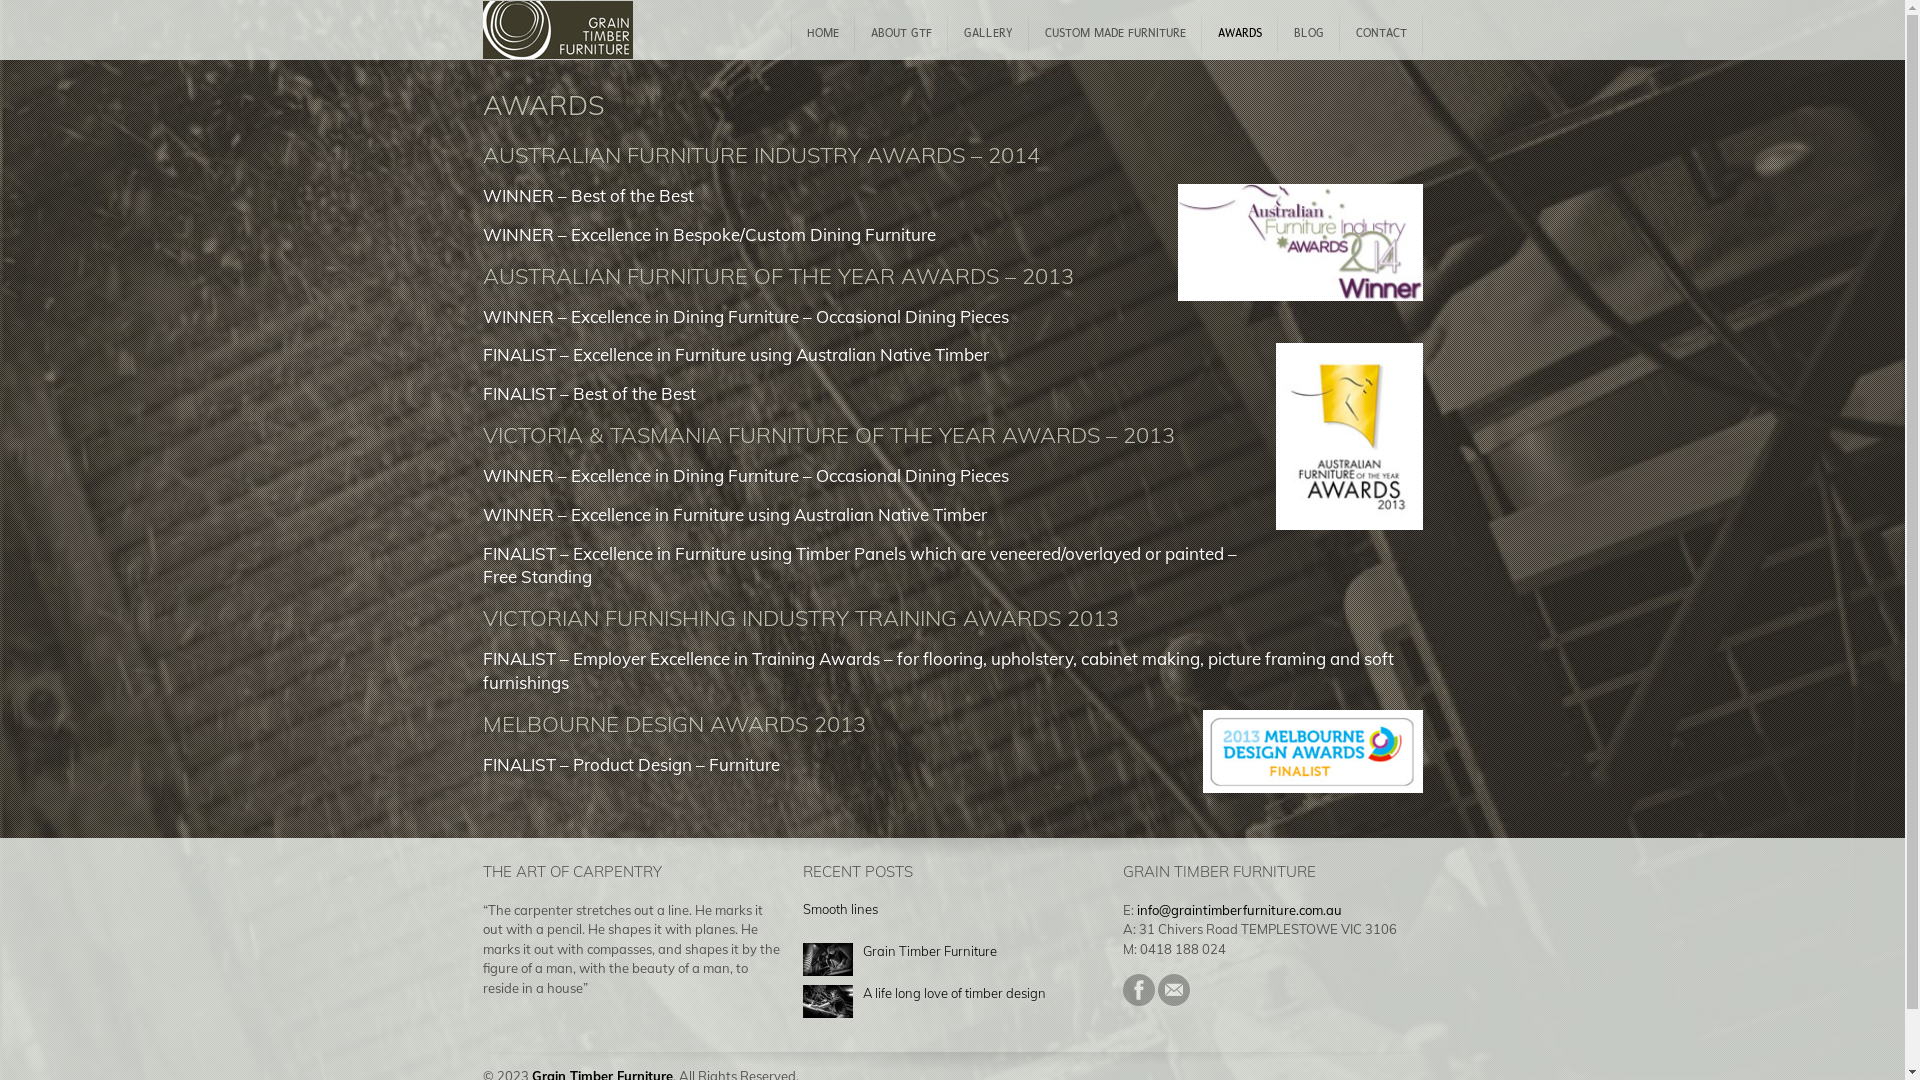 This screenshot has height=1080, width=1920. I want to click on 'ABOUT GTF', so click(899, 33).